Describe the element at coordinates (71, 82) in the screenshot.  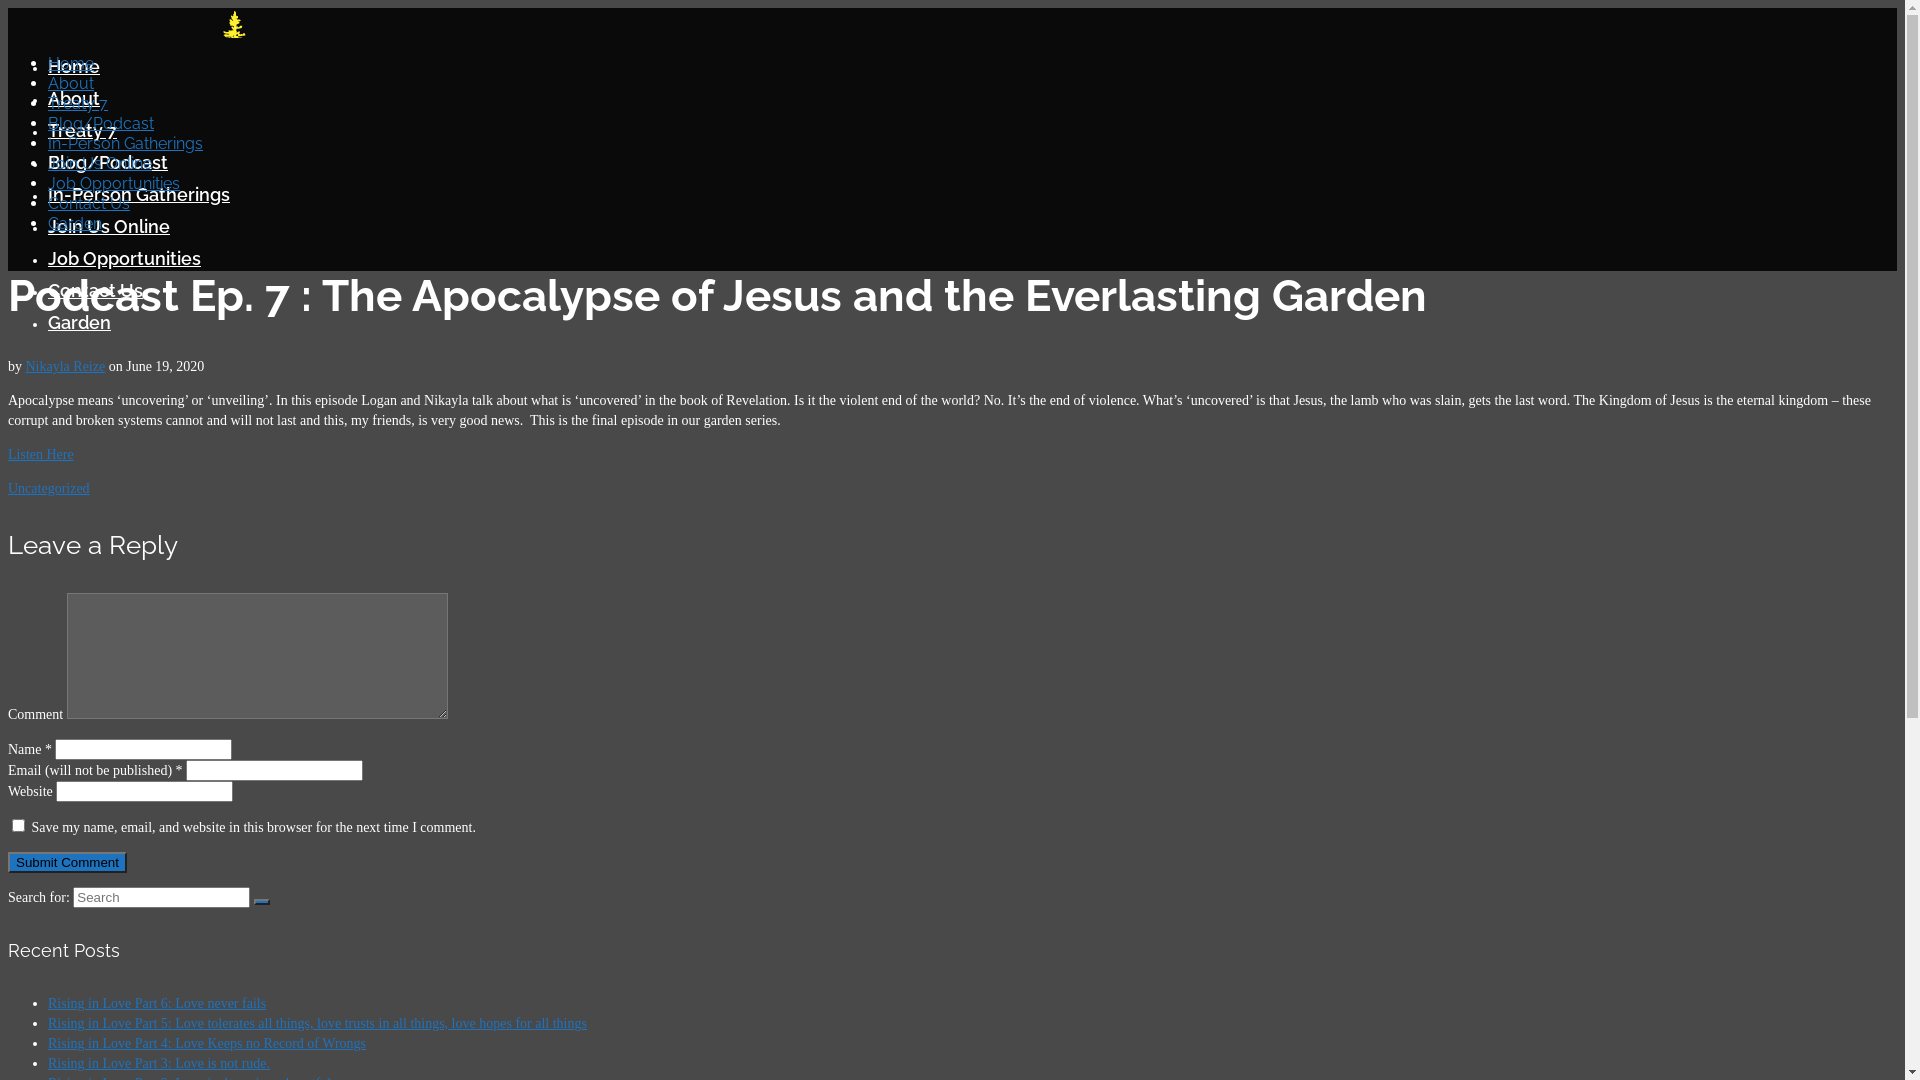
I see `'About'` at that location.